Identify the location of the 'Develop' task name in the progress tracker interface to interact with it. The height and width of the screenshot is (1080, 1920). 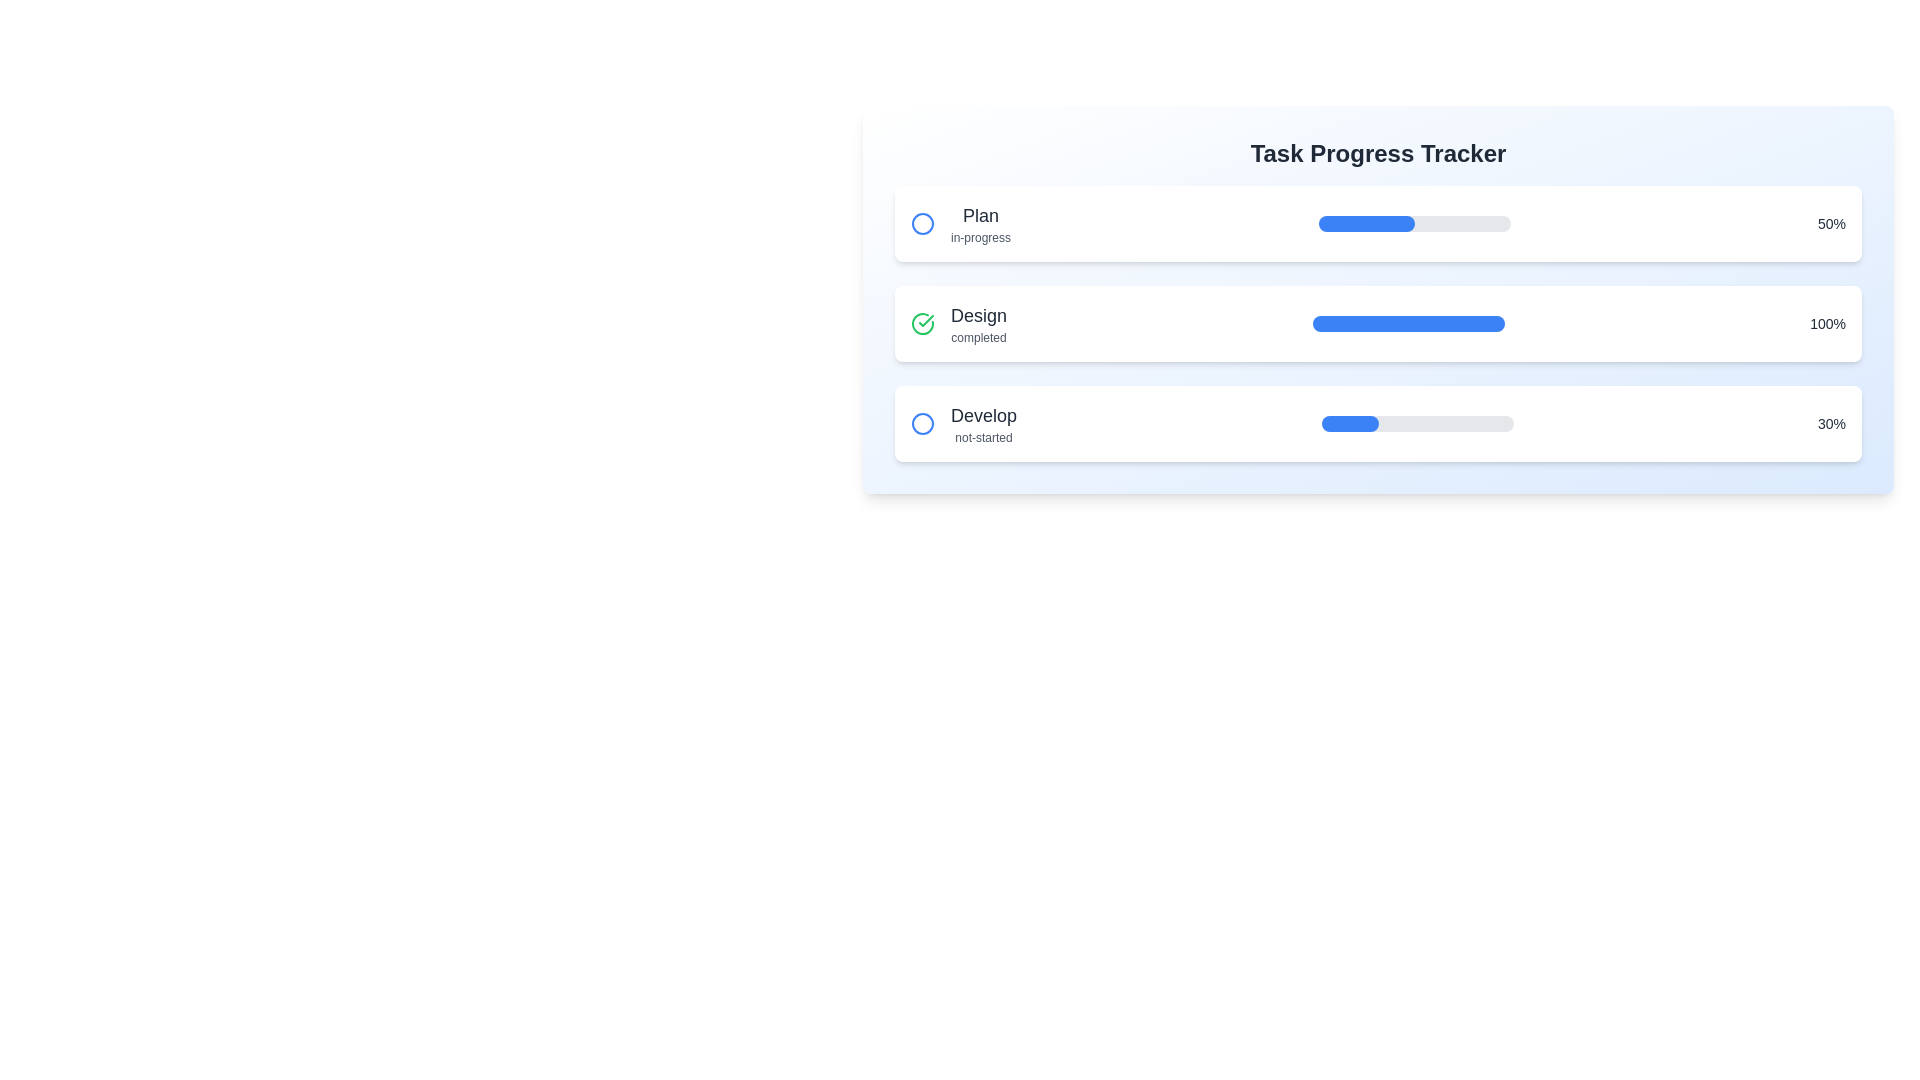
(964, 423).